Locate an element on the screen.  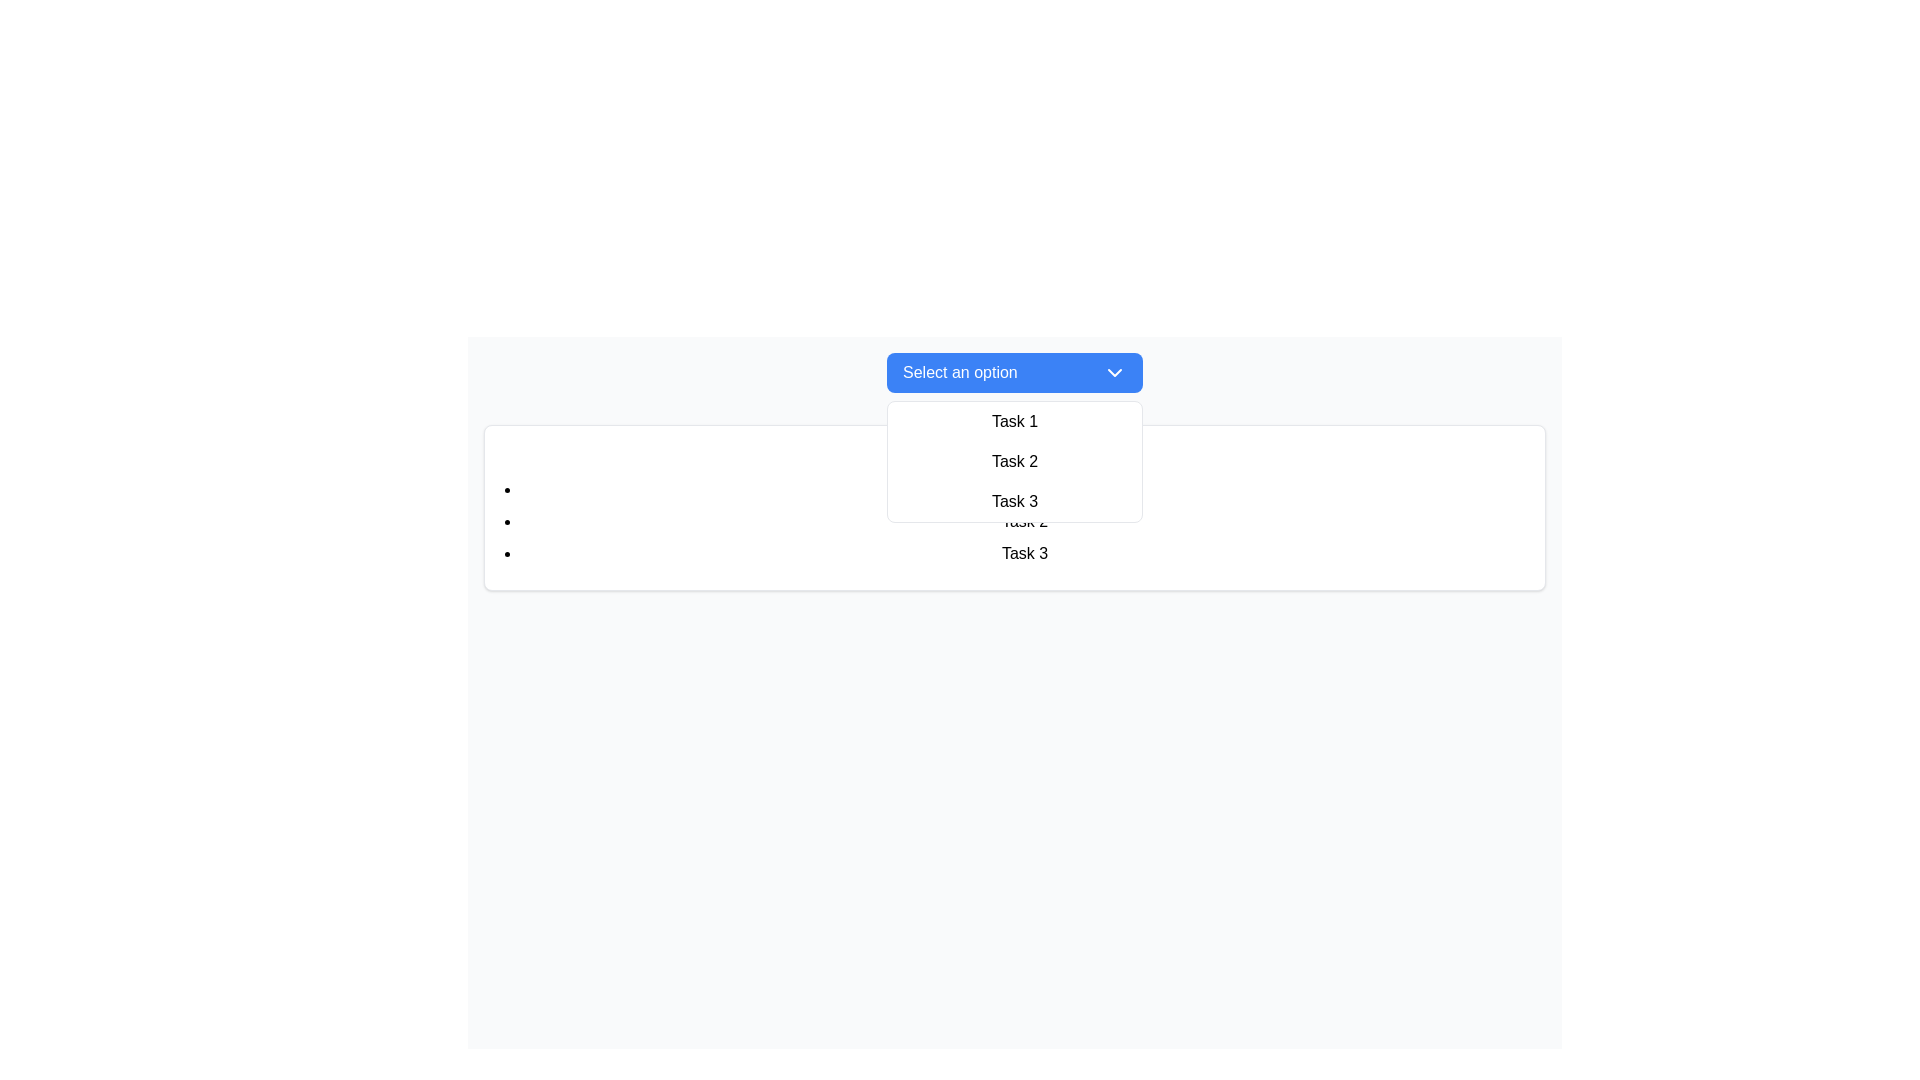
the 'Task Overview' label, which is displayed in bold font at the top of a white background content box is located at coordinates (1014, 455).